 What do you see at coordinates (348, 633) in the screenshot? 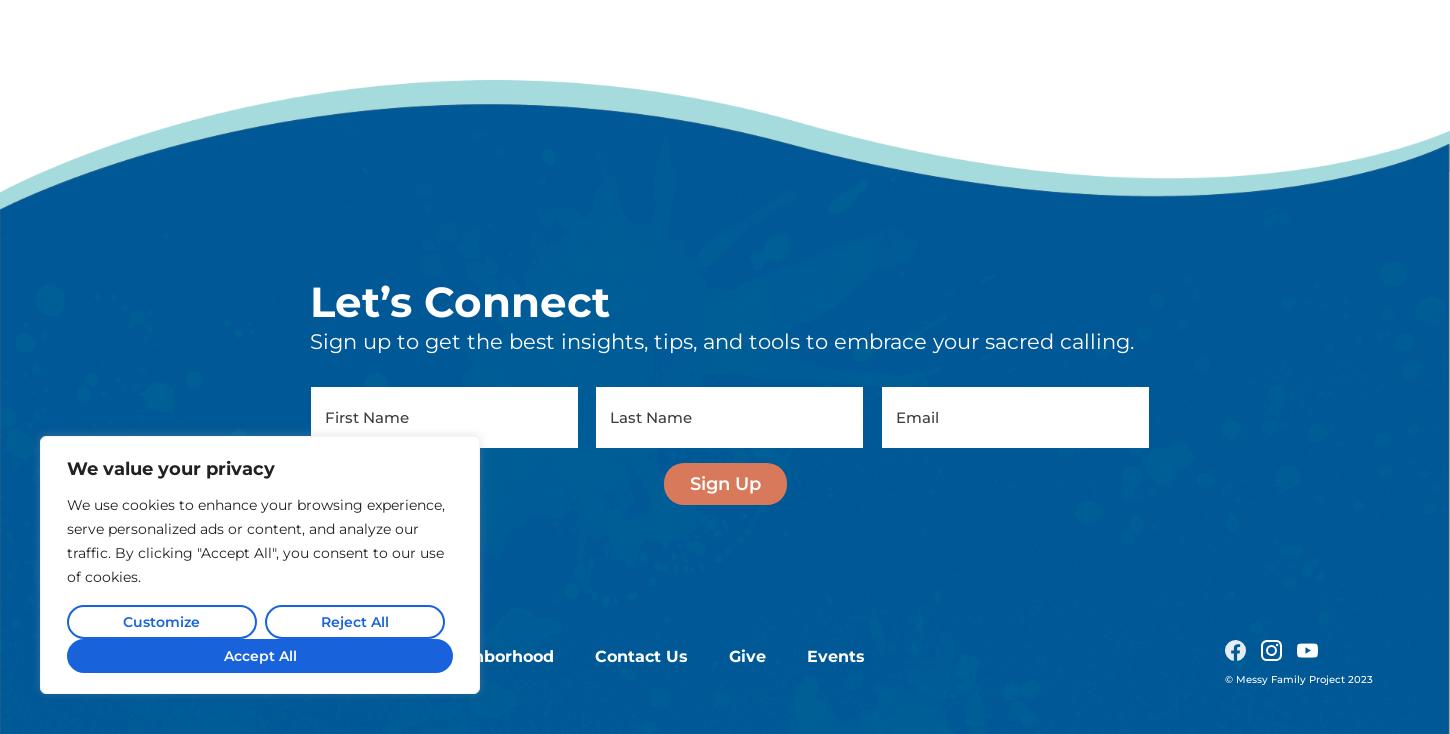
I see `'Always Active'` at bounding box center [348, 633].